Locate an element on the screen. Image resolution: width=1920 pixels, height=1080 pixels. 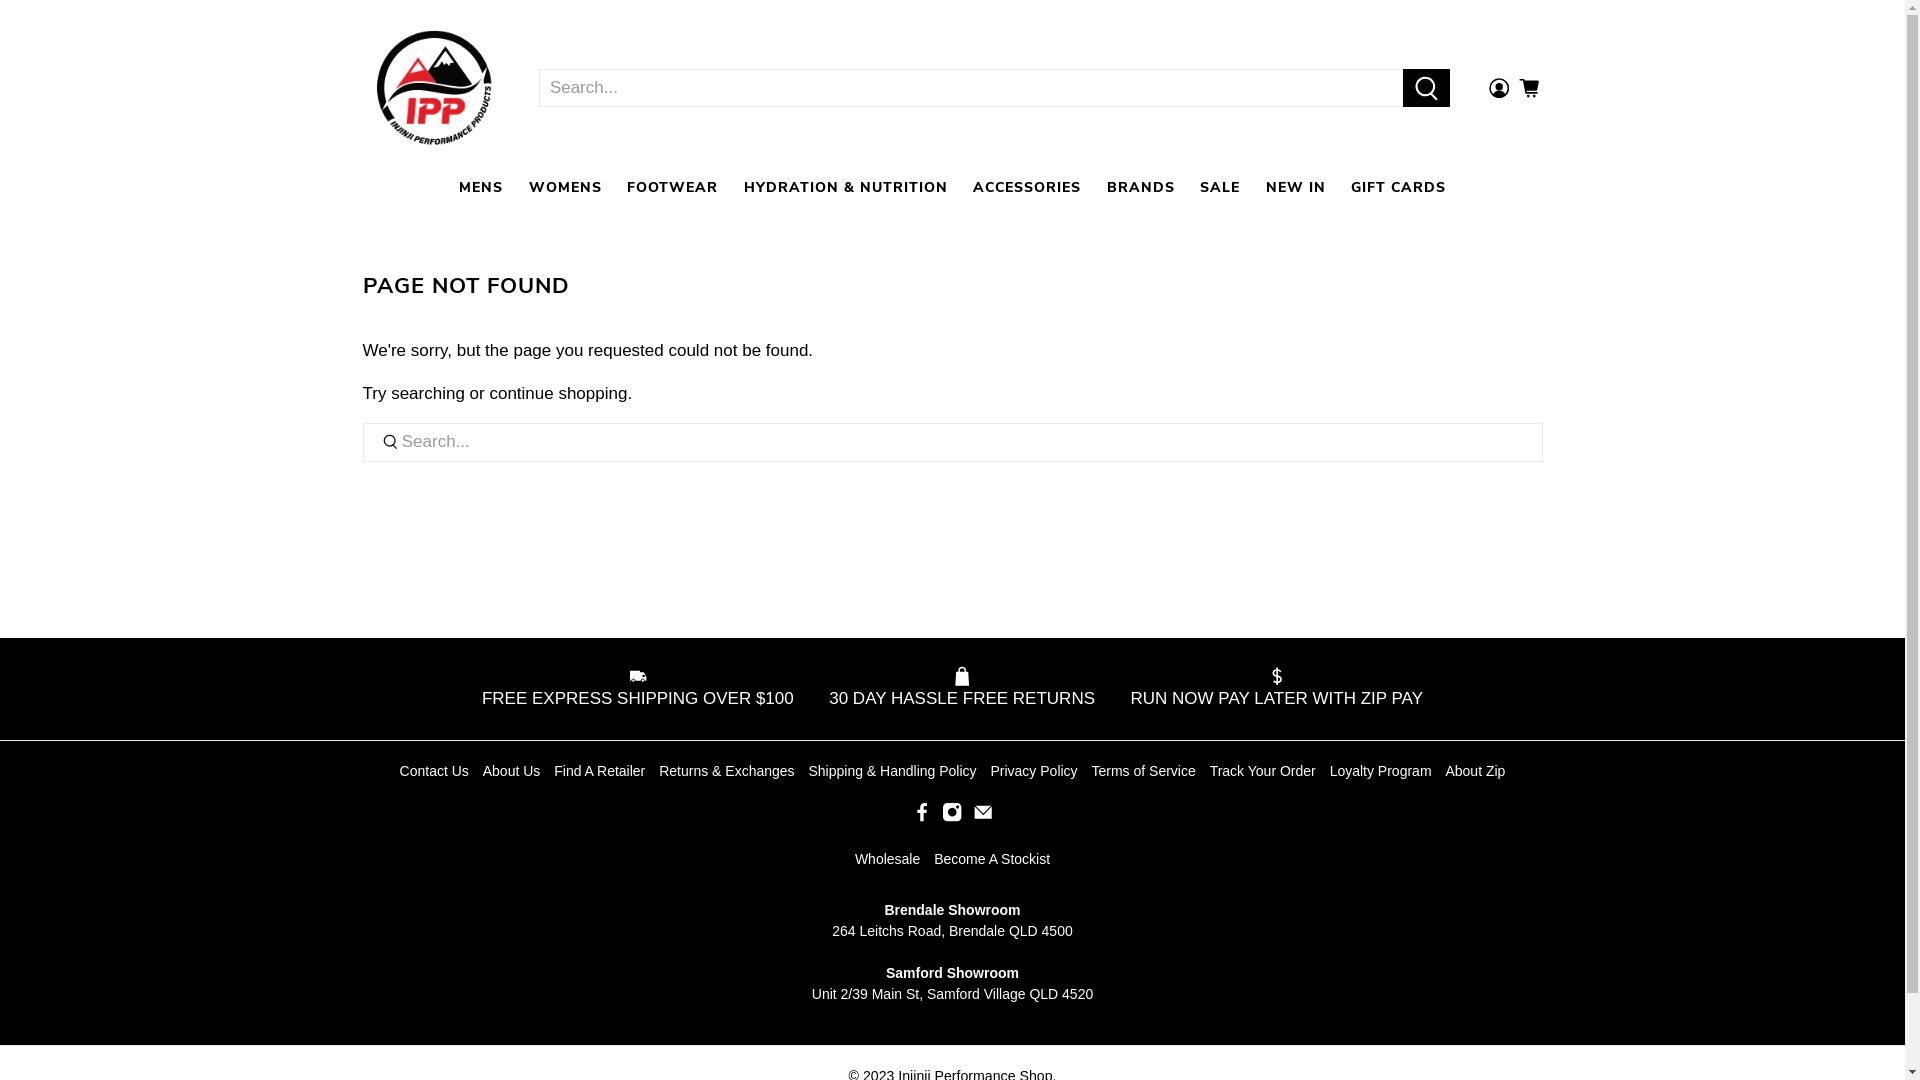
'Loyalty Program' is located at coordinates (1380, 770).